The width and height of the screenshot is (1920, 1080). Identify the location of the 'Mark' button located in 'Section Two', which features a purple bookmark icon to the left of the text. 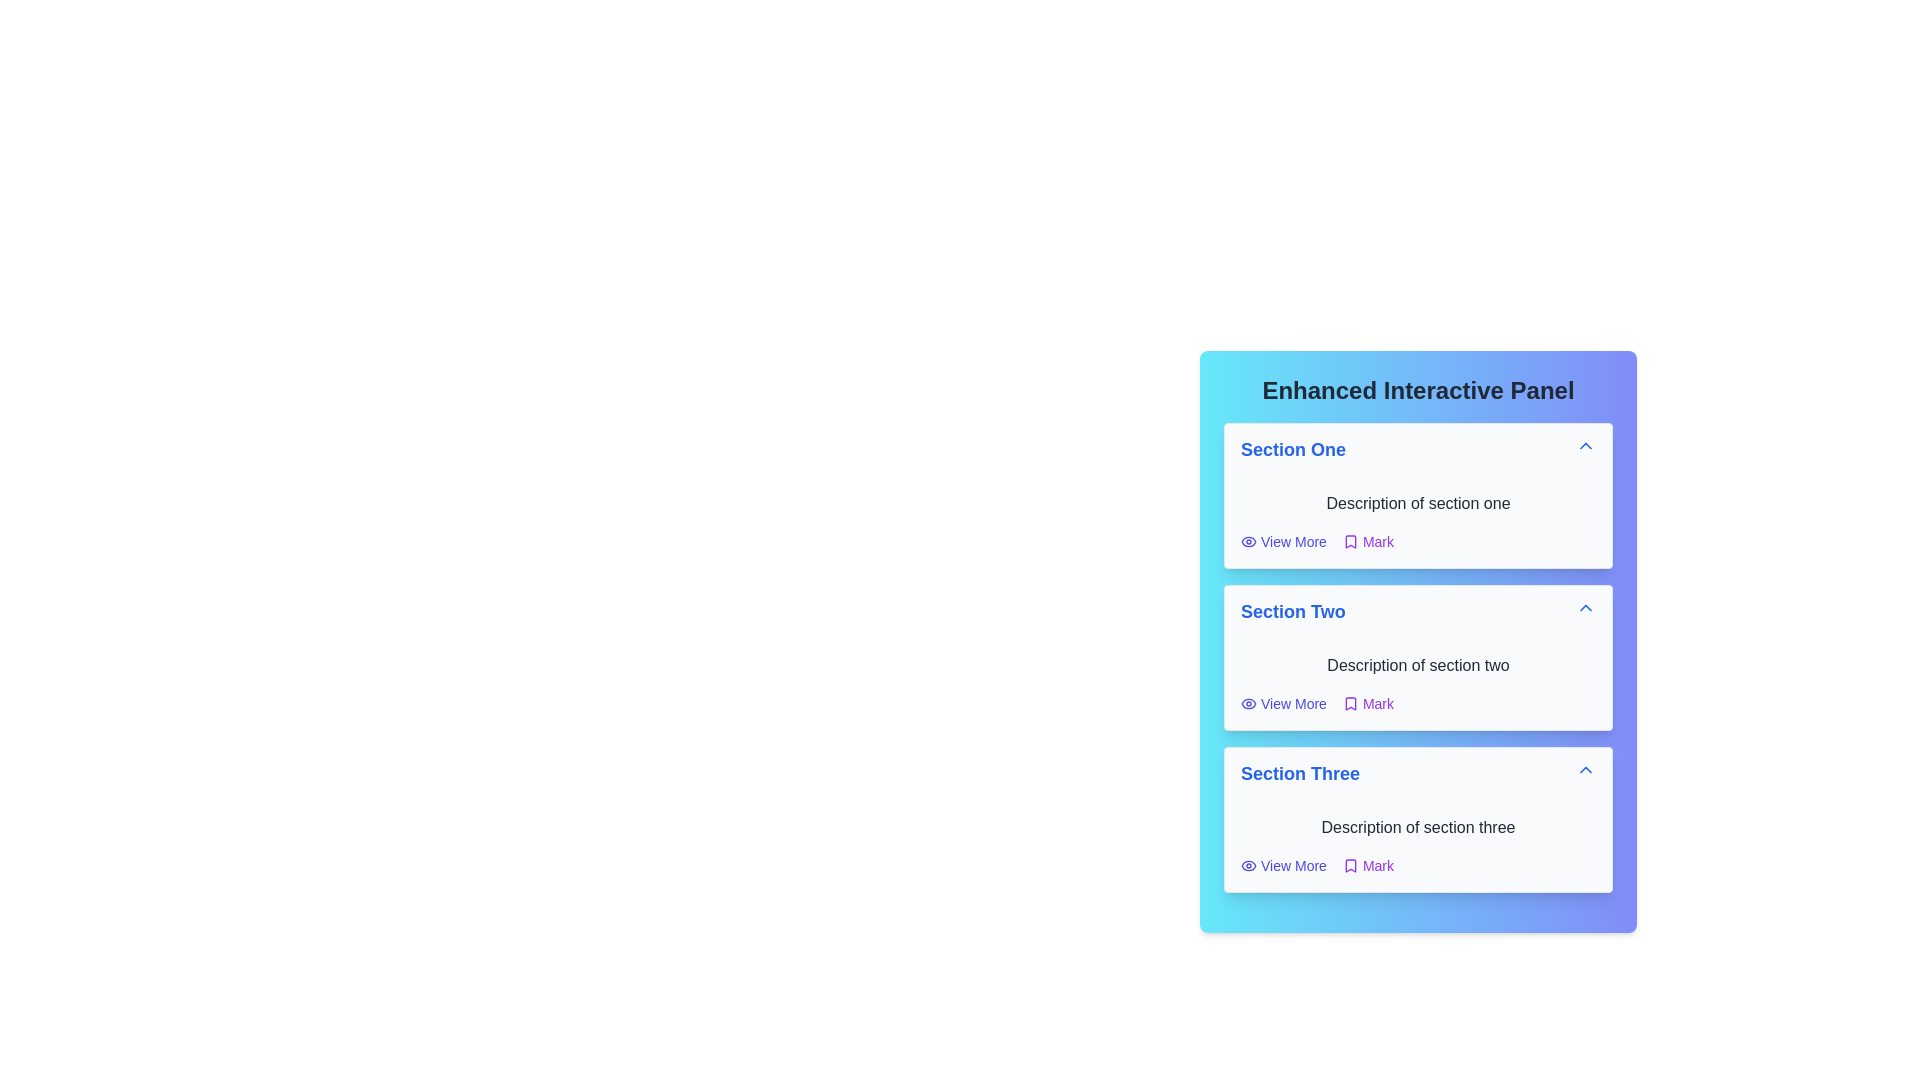
(1367, 703).